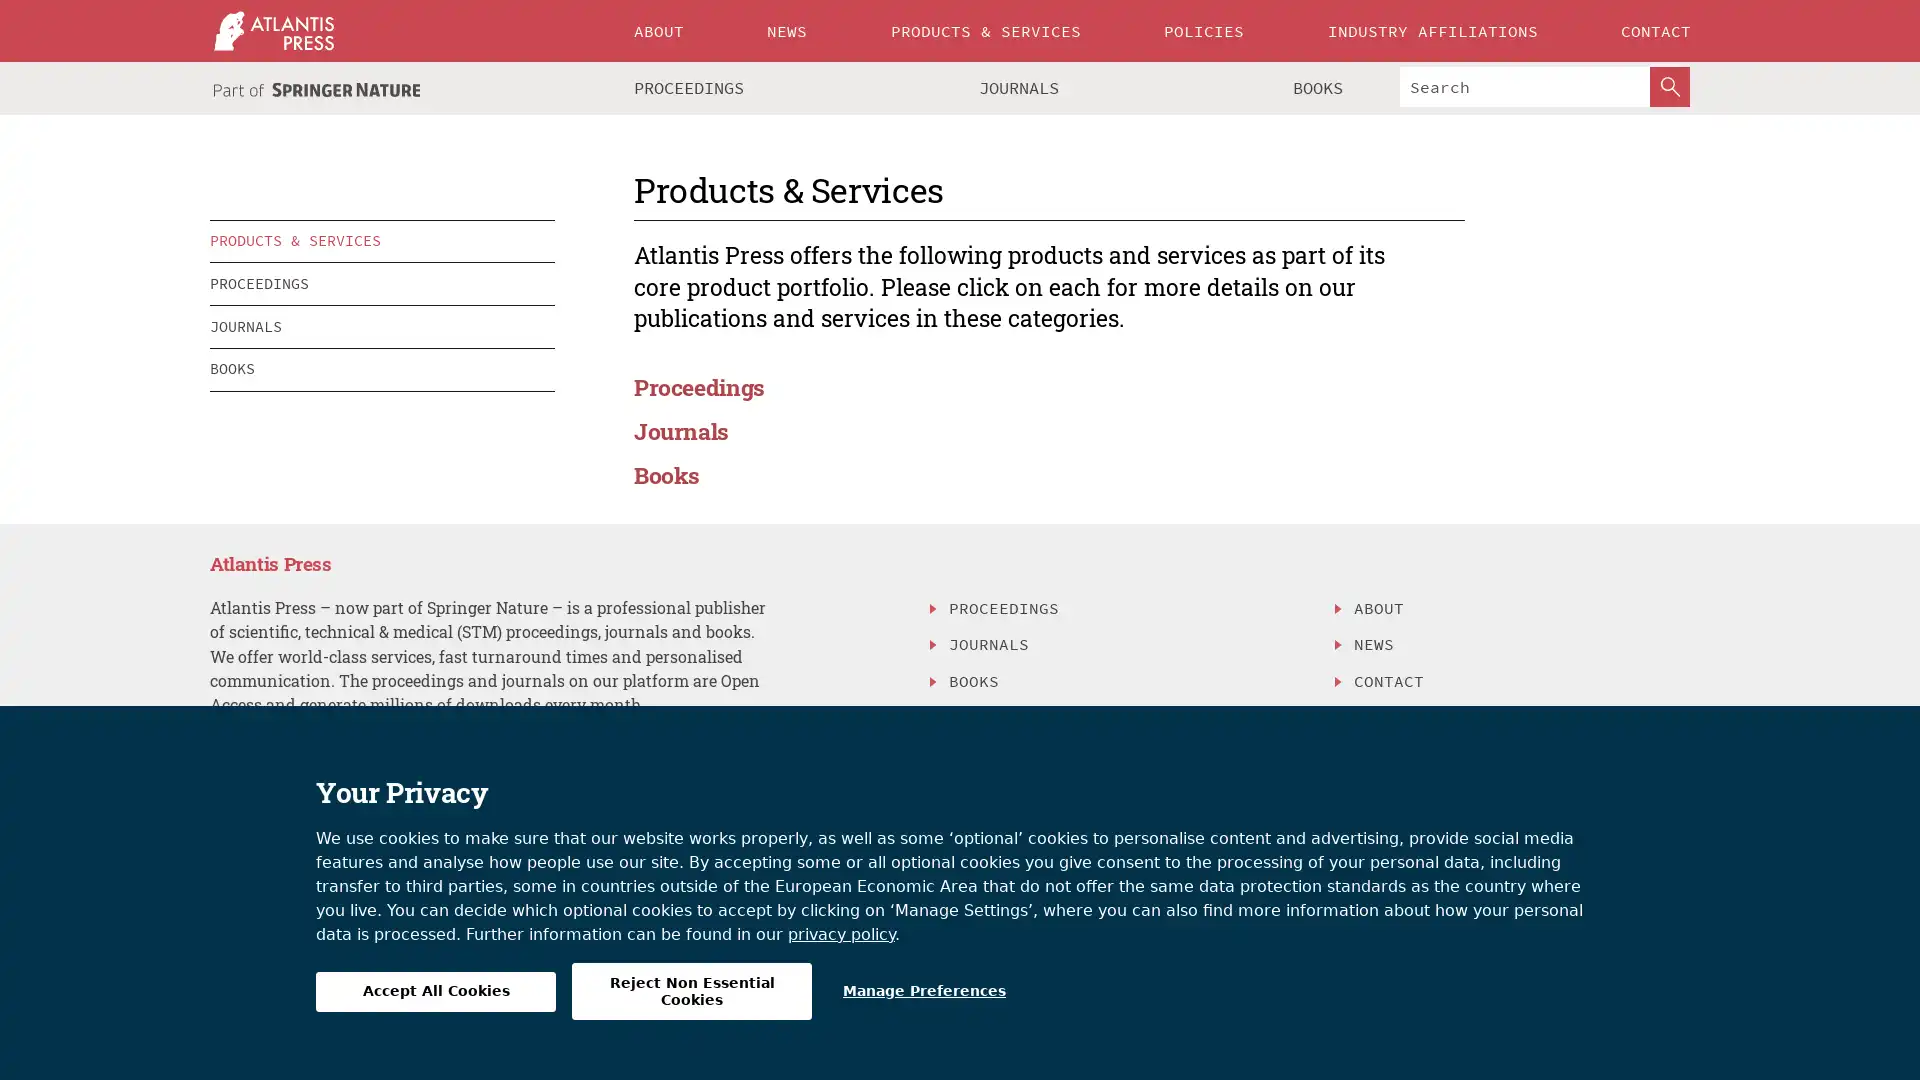 This screenshot has width=1920, height=1080. Describe the element at coordinates (1117, 752) in the screenshot. I see `MANAGE COOKIES/DO NOT SELL MY INFO` at that location.